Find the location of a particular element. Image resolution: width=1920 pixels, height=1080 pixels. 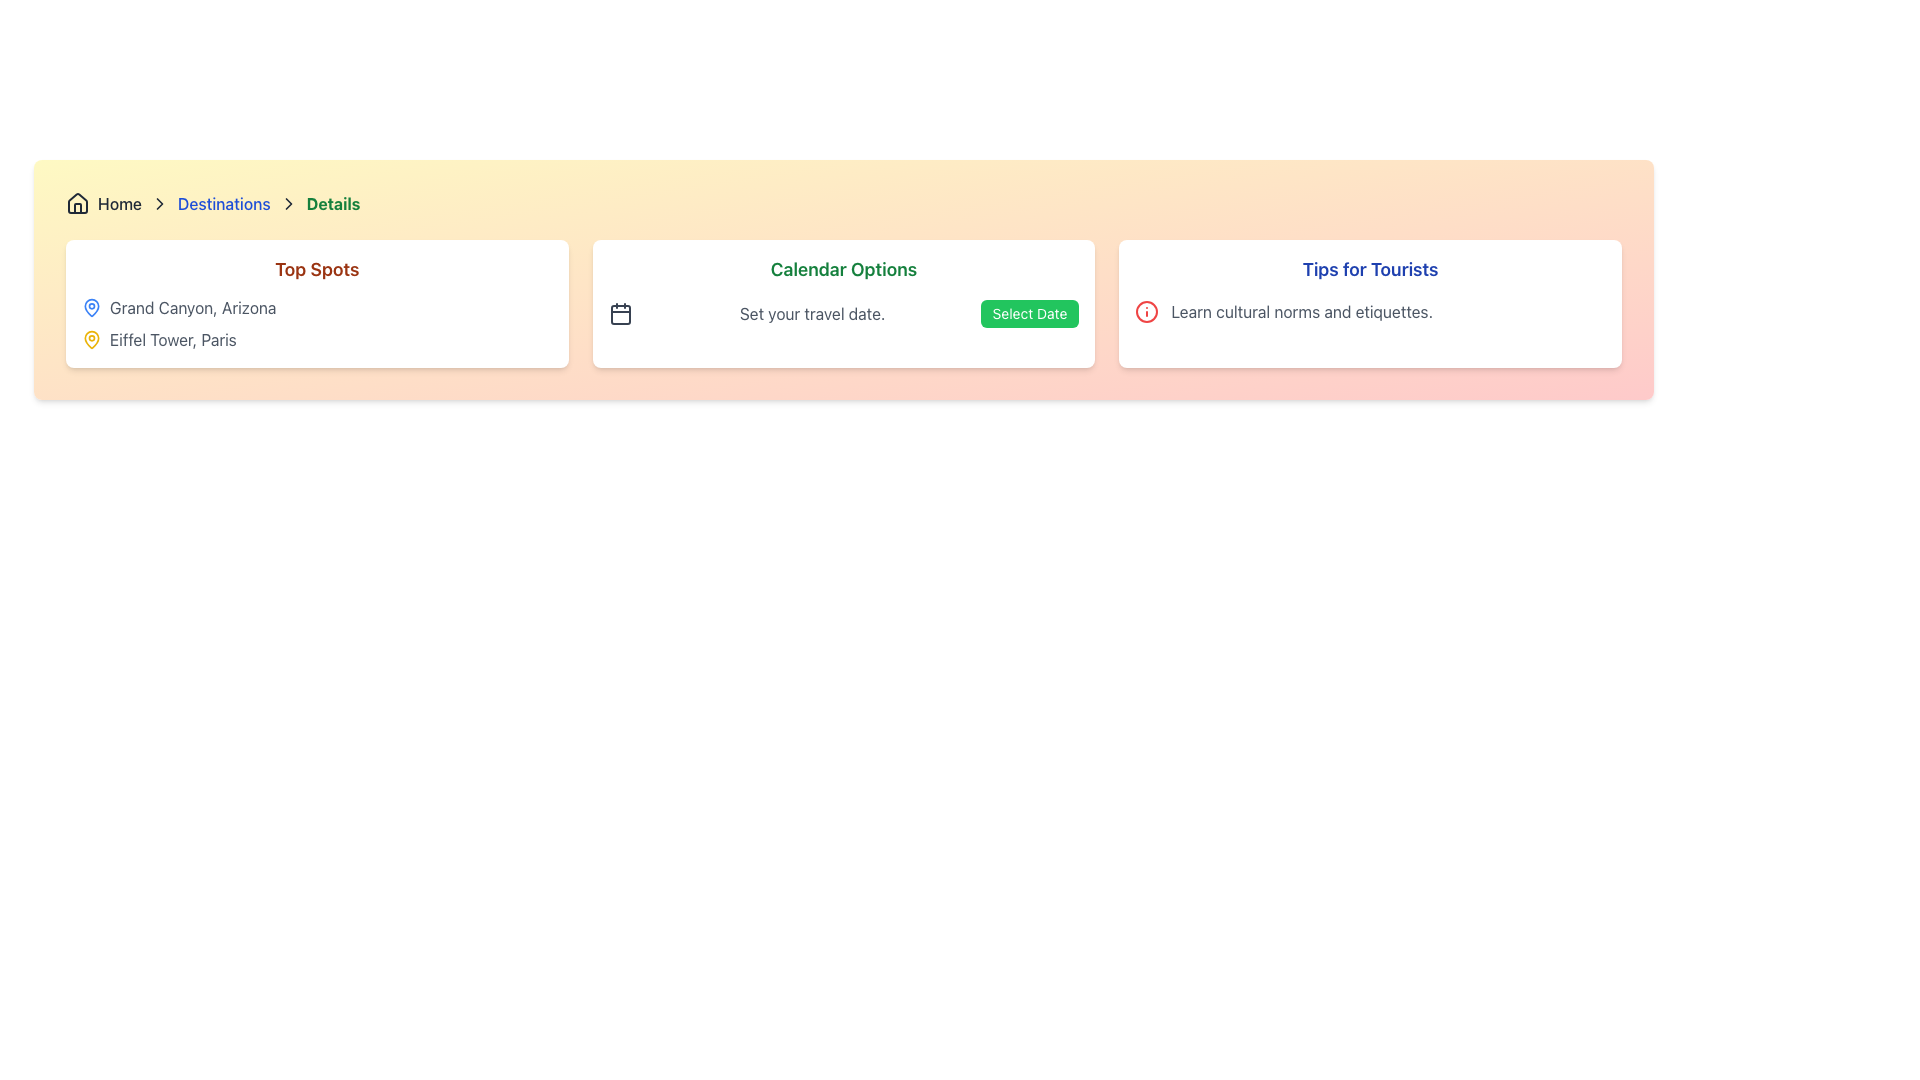

information provided on the Informational Card located in the top-right corner of the grid, which contains tips for tourists regarding cultural norms and etiquettes is located at coordinates (1368, 304).